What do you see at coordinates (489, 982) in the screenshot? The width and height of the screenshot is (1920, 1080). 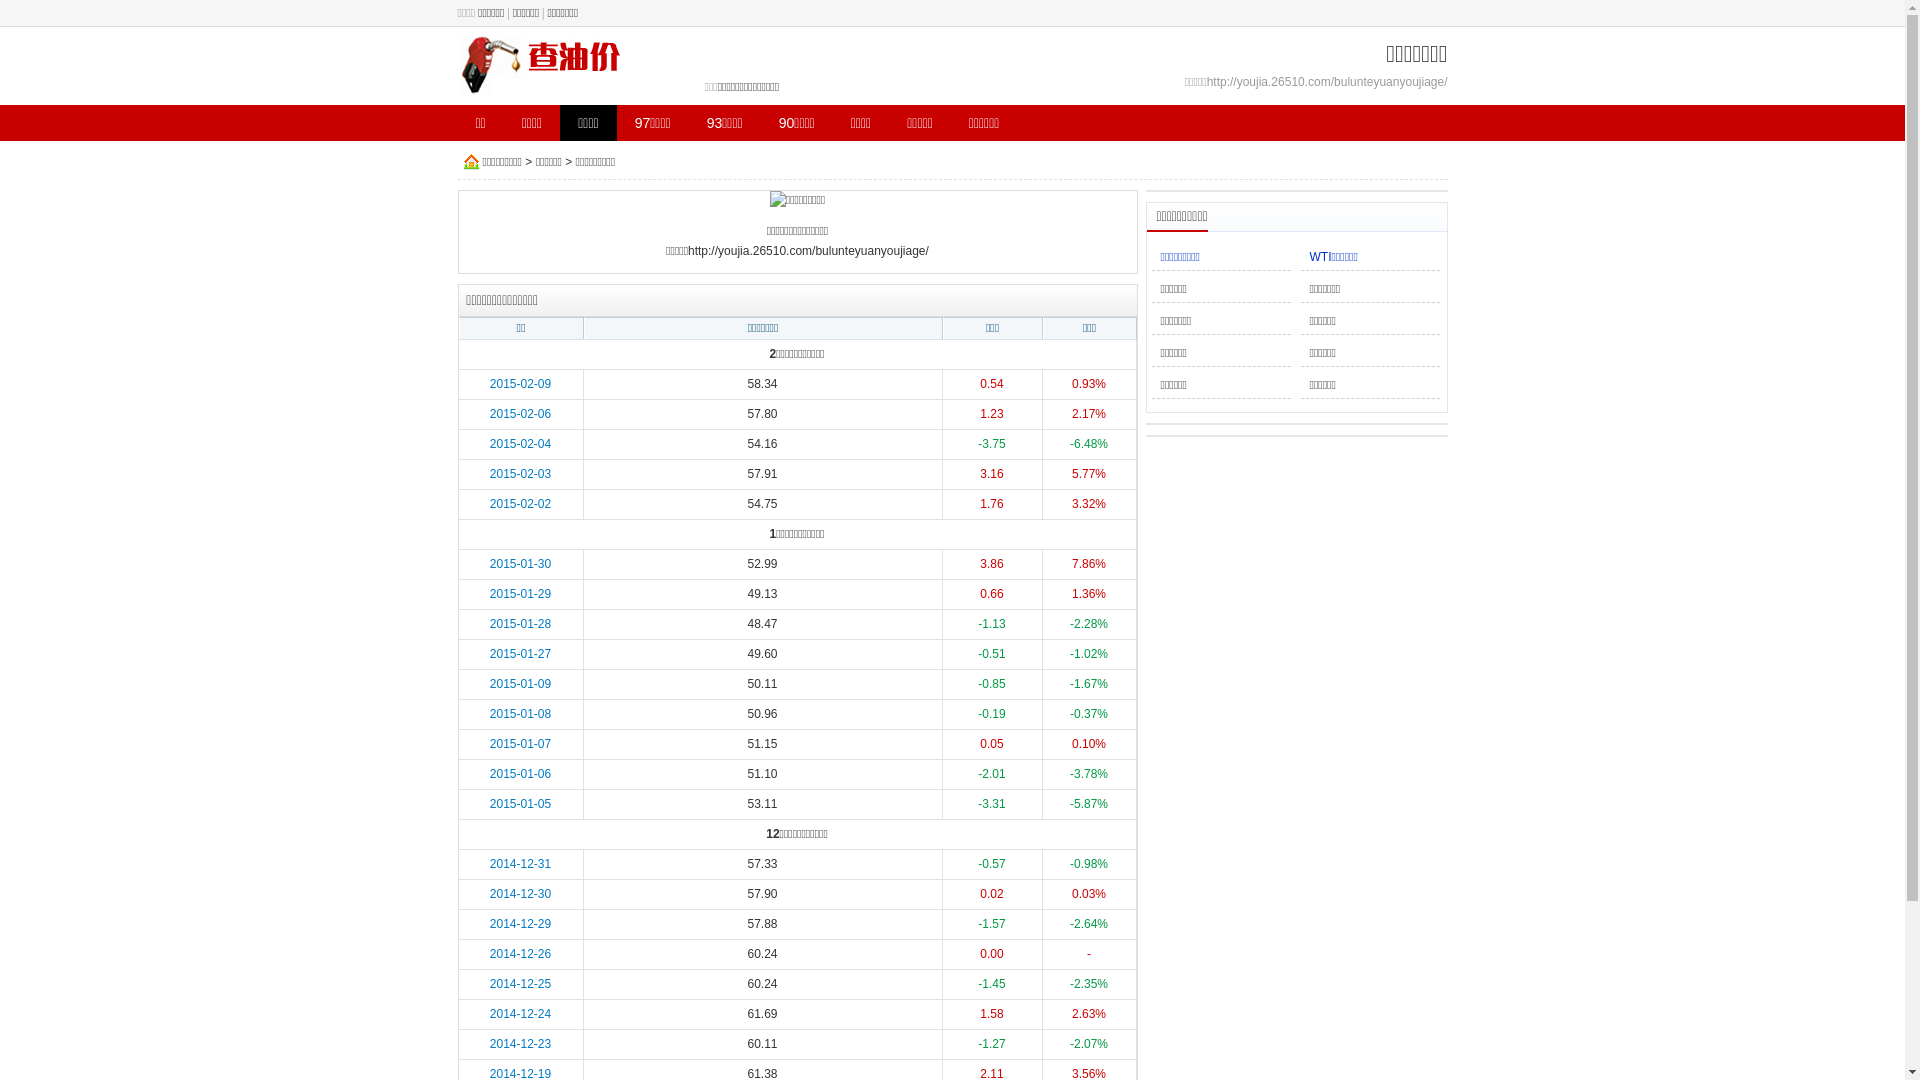 I see `'2014-12-25'` at bounding box center [489, 982].